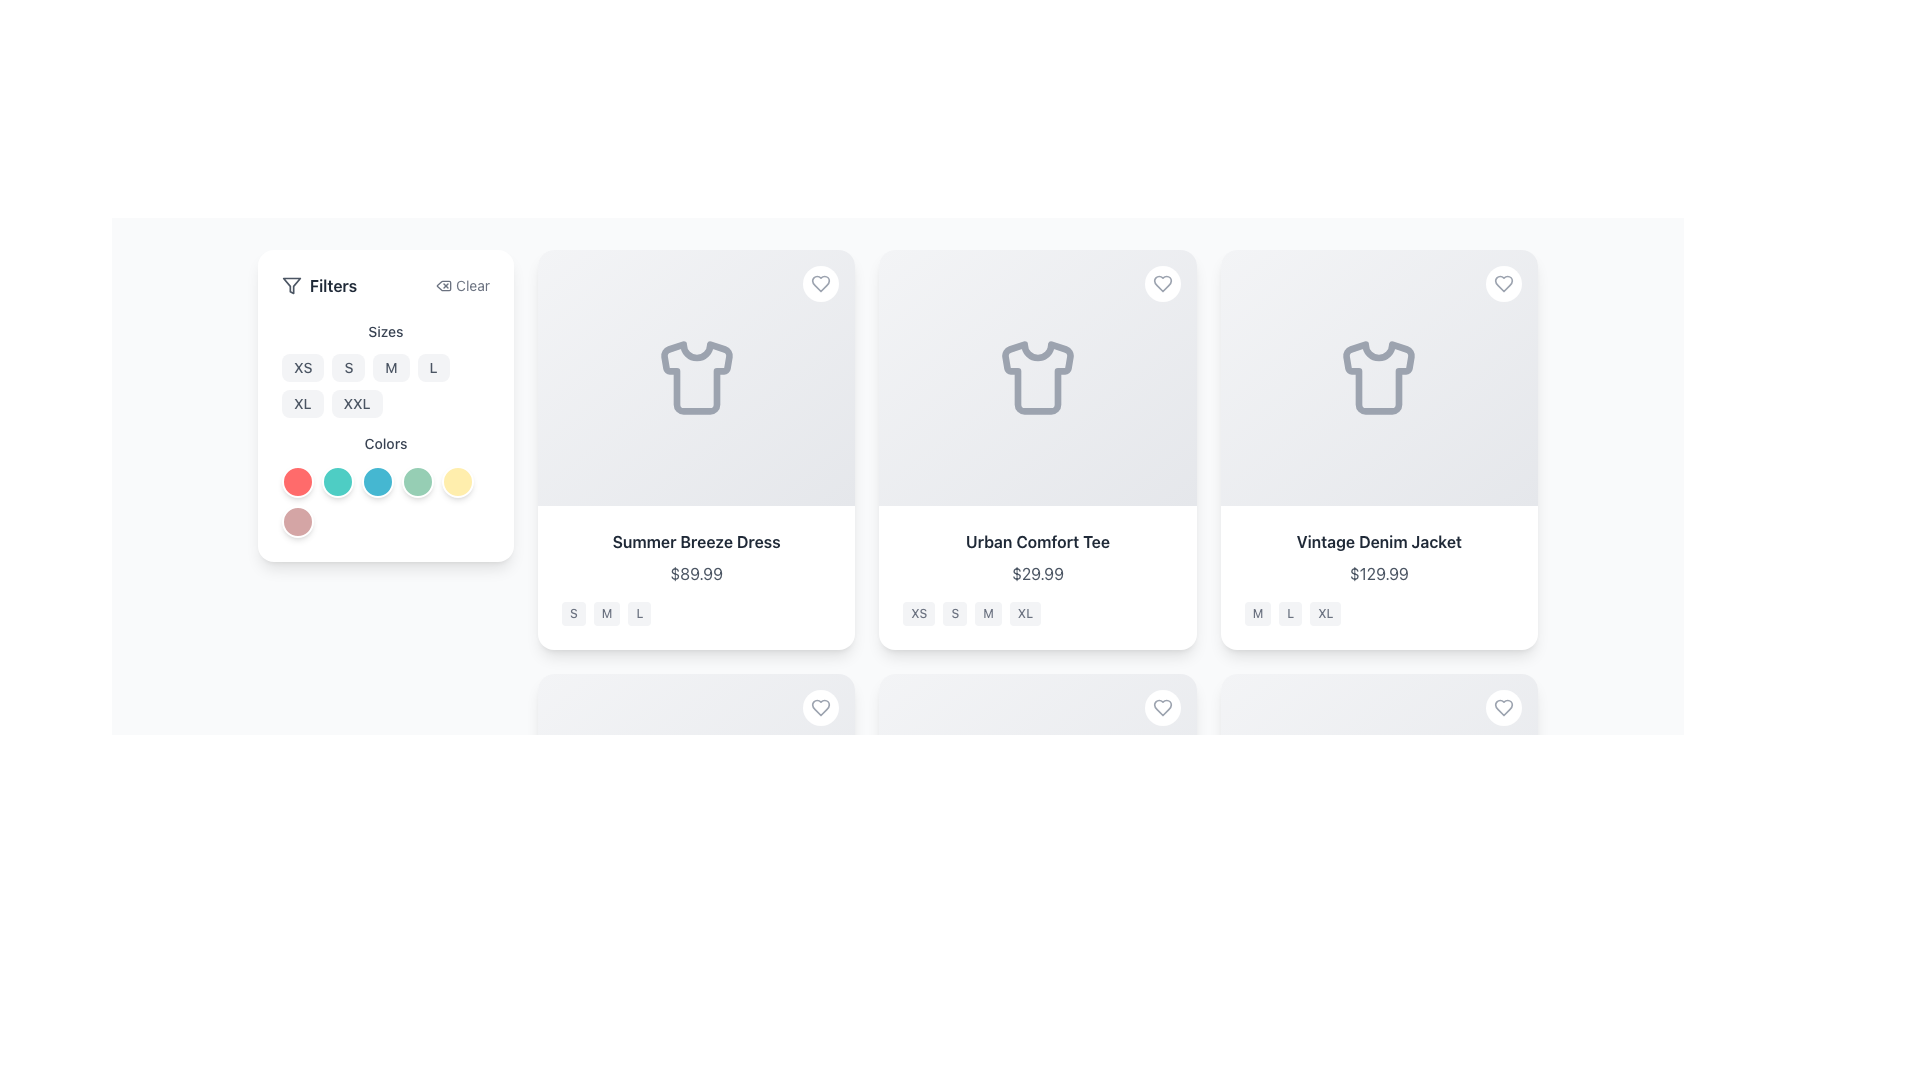  Describe the element at coordinates (432, 367) in the screenshot. I see `the 'L' size button, which is the fourth button from the left` at that location.